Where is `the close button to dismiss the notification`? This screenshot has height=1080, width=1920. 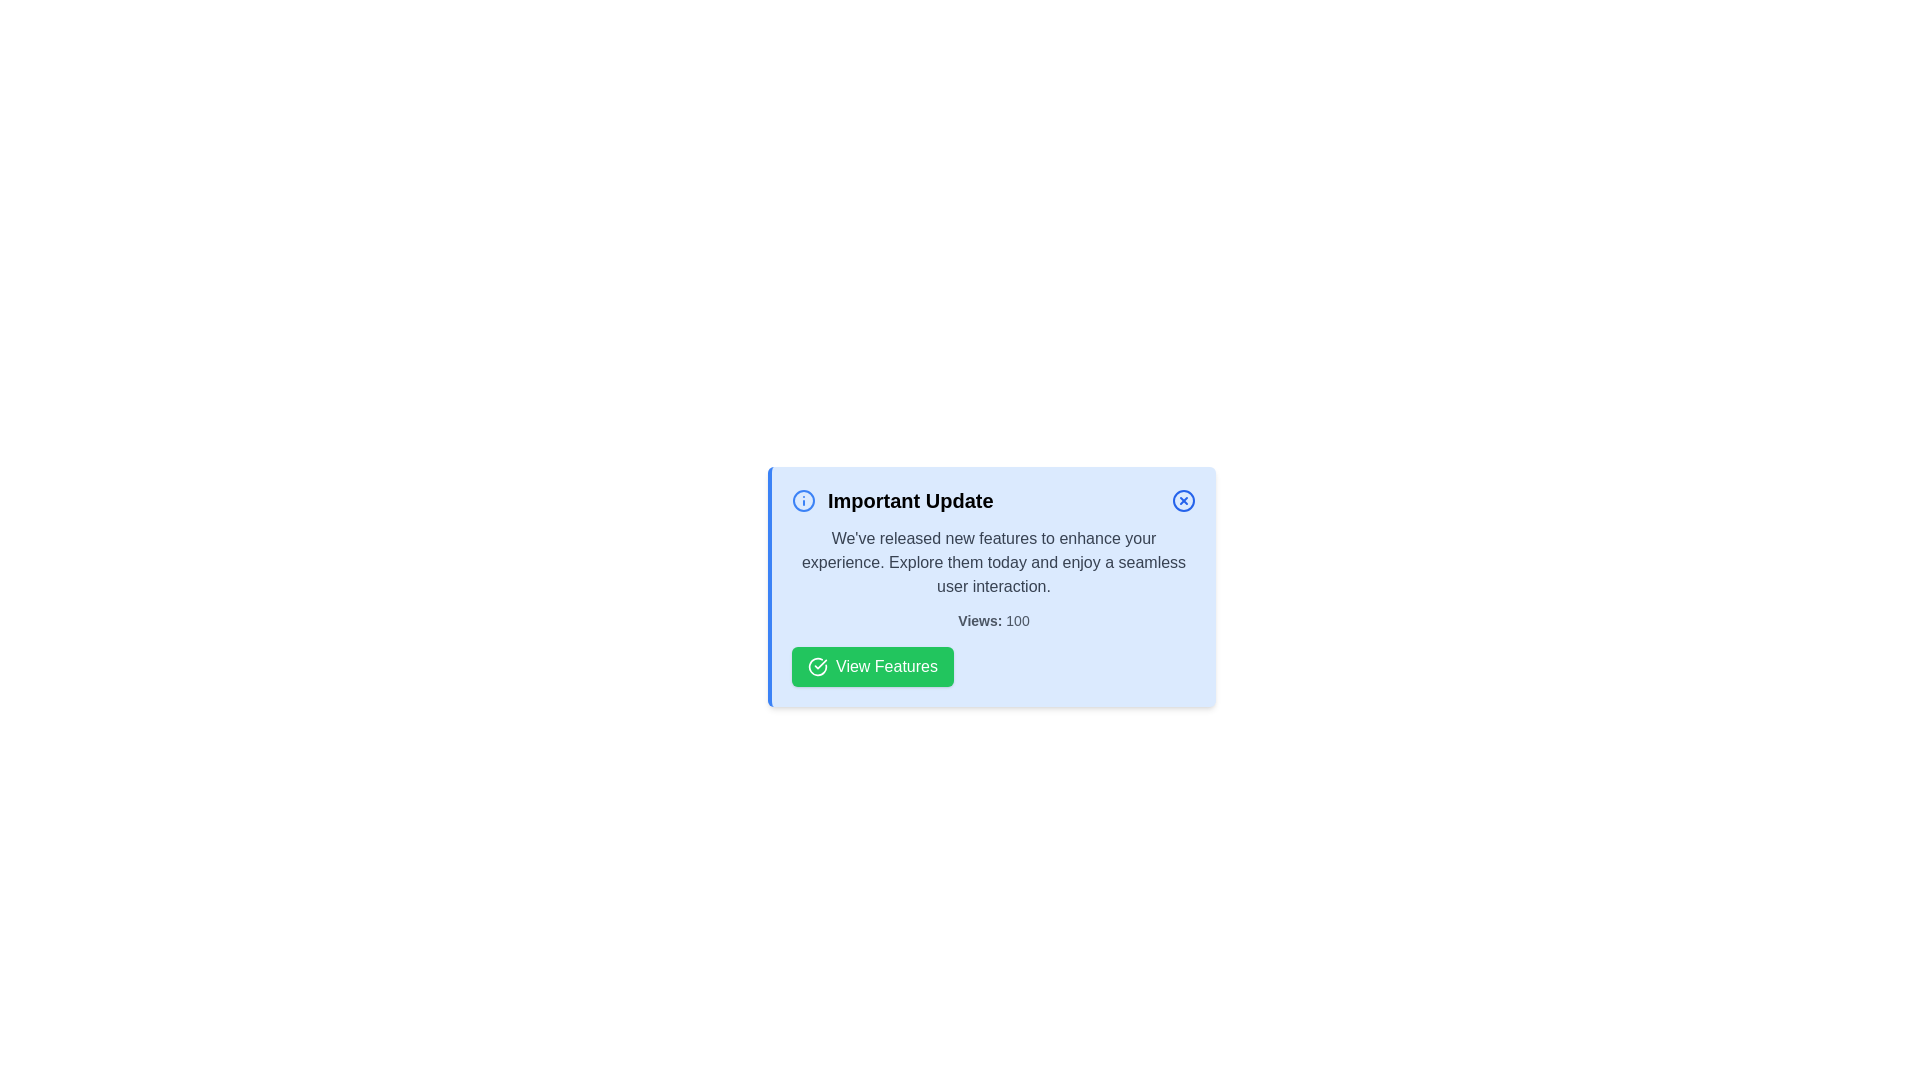
the close button to dismiss the notification is located at coordinates (1184, 500).